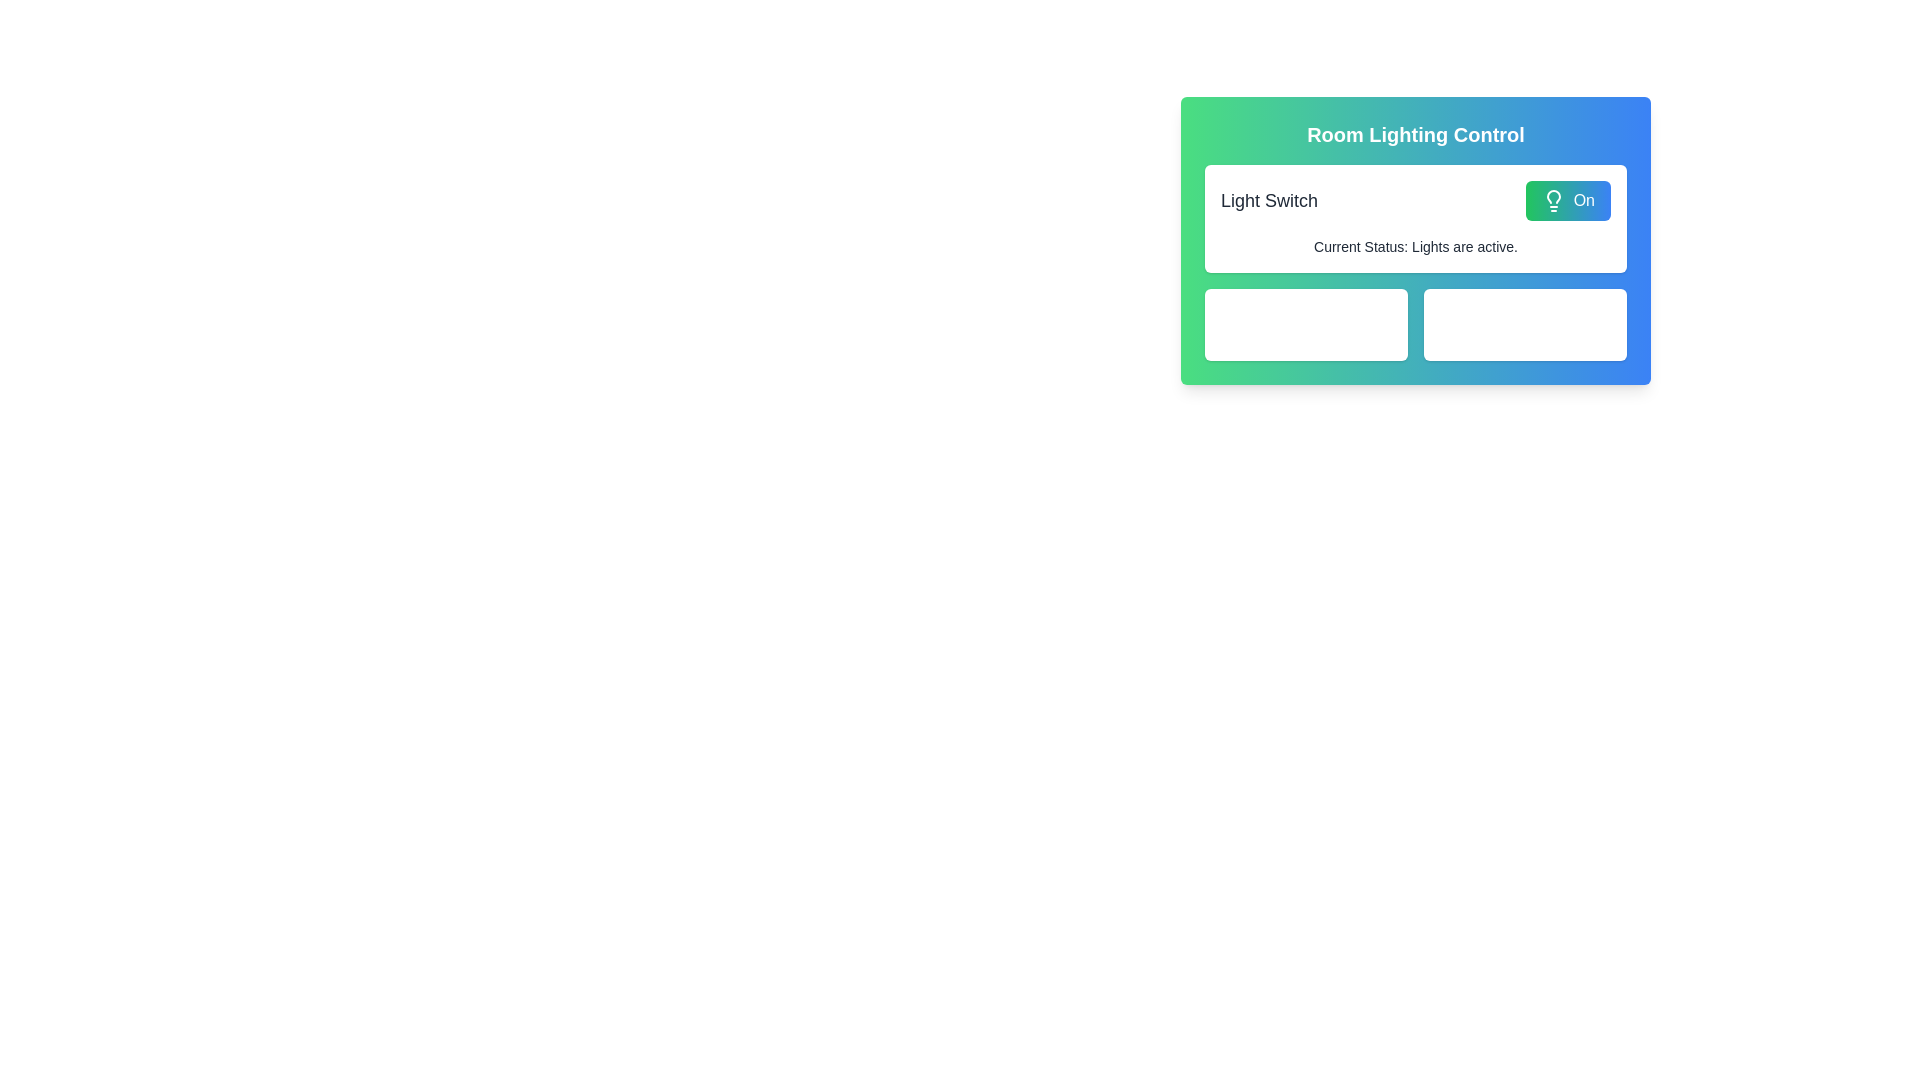 The image size is (1920, 1080). Describe the element at coordinates (1567, 200) in the screenshot. I see `the toggle button in the upper-right corner of the 'Light Switch' section to engage hover effects` at that location.